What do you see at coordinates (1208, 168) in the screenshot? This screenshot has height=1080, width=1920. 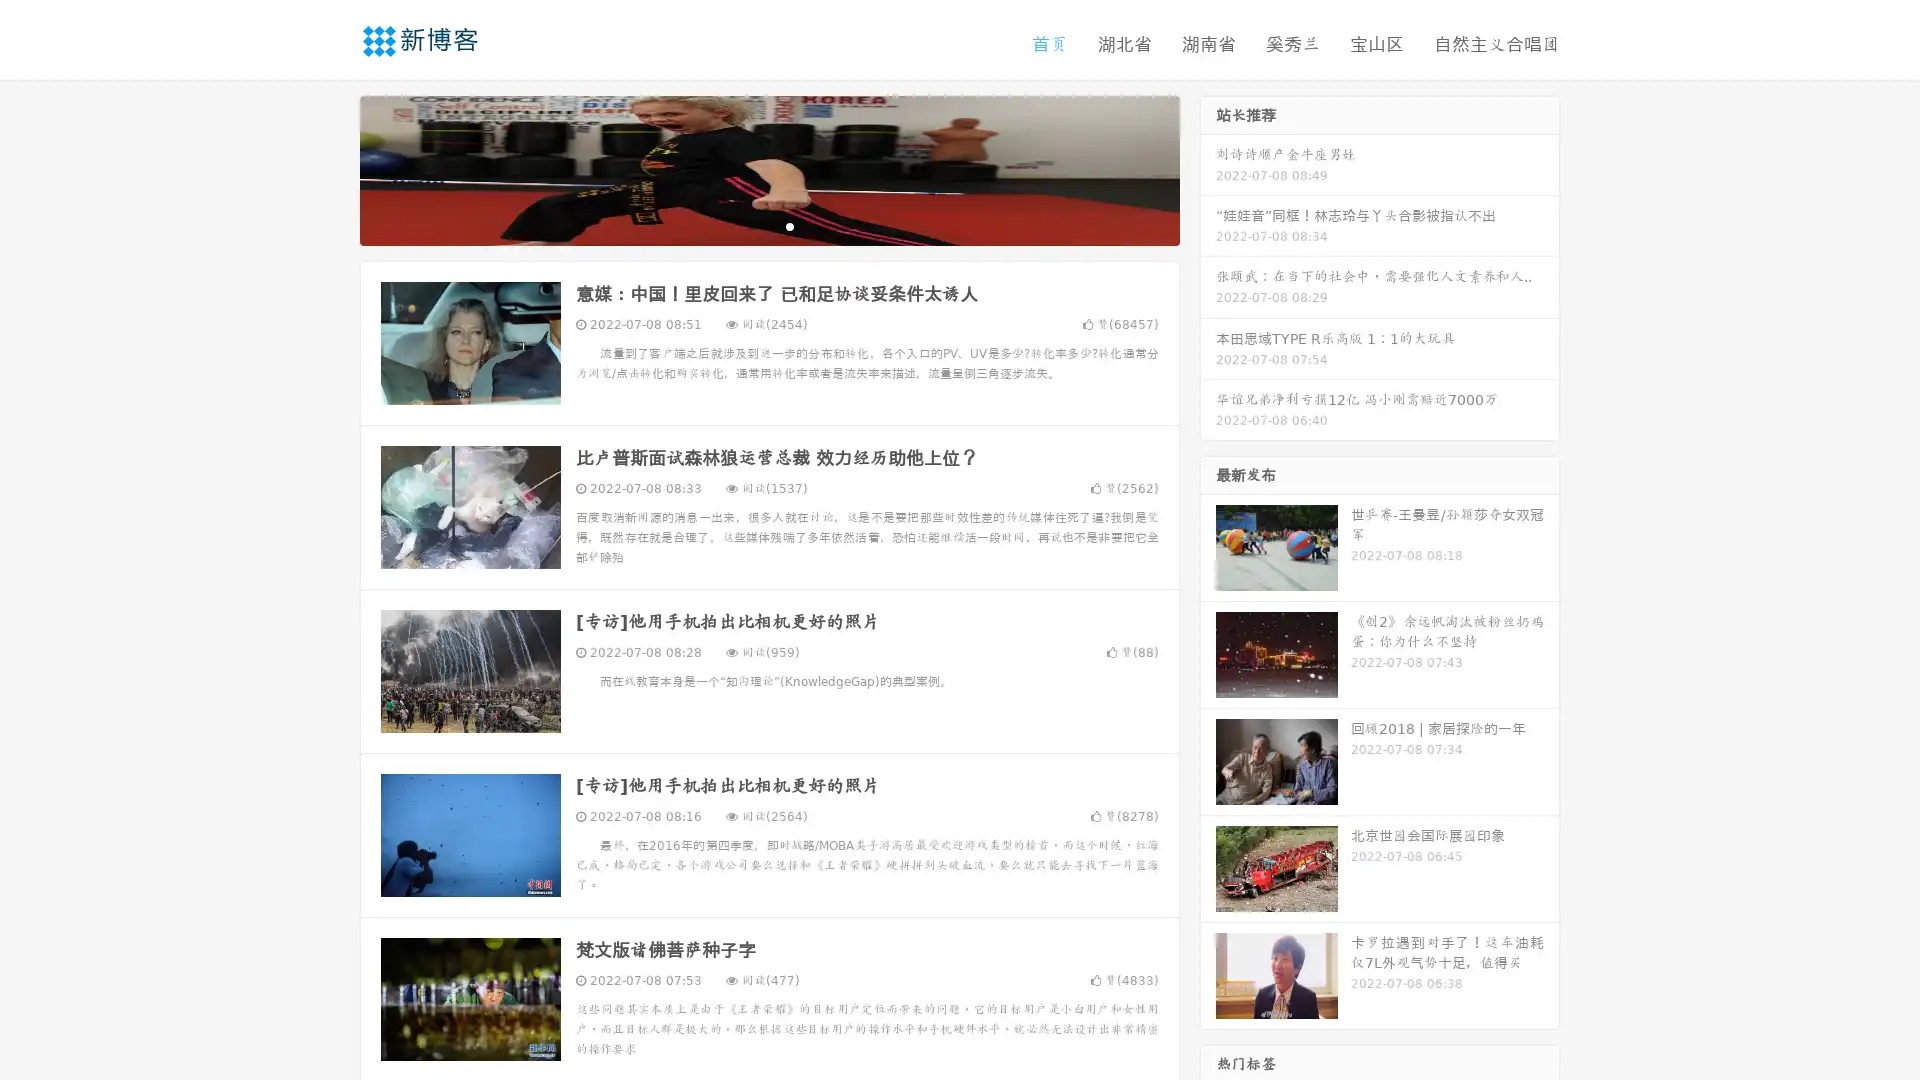 I see `Next slide` at bounding box center [1208, 168].